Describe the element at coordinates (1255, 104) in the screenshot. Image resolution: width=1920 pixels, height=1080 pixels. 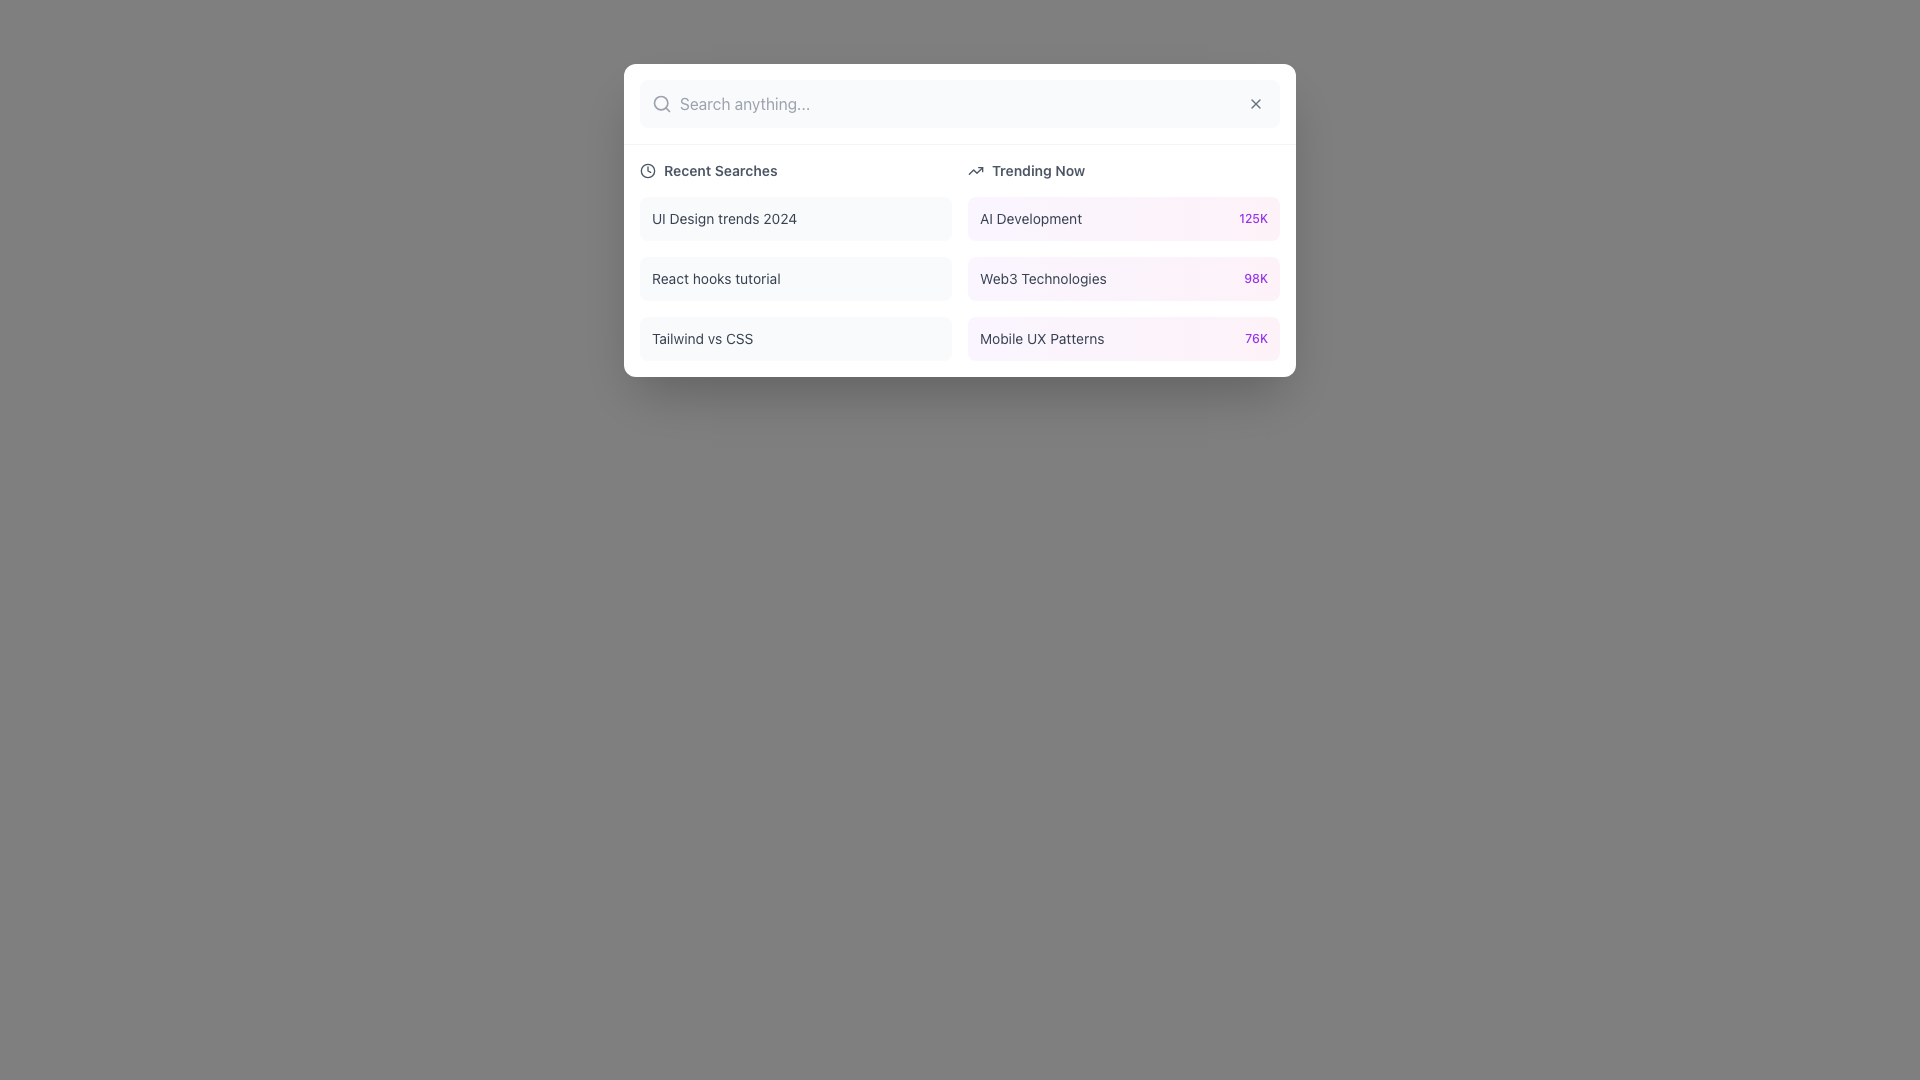
I see `the button located at the top-right corner of the search input bar to observe the hover effect` at that location.